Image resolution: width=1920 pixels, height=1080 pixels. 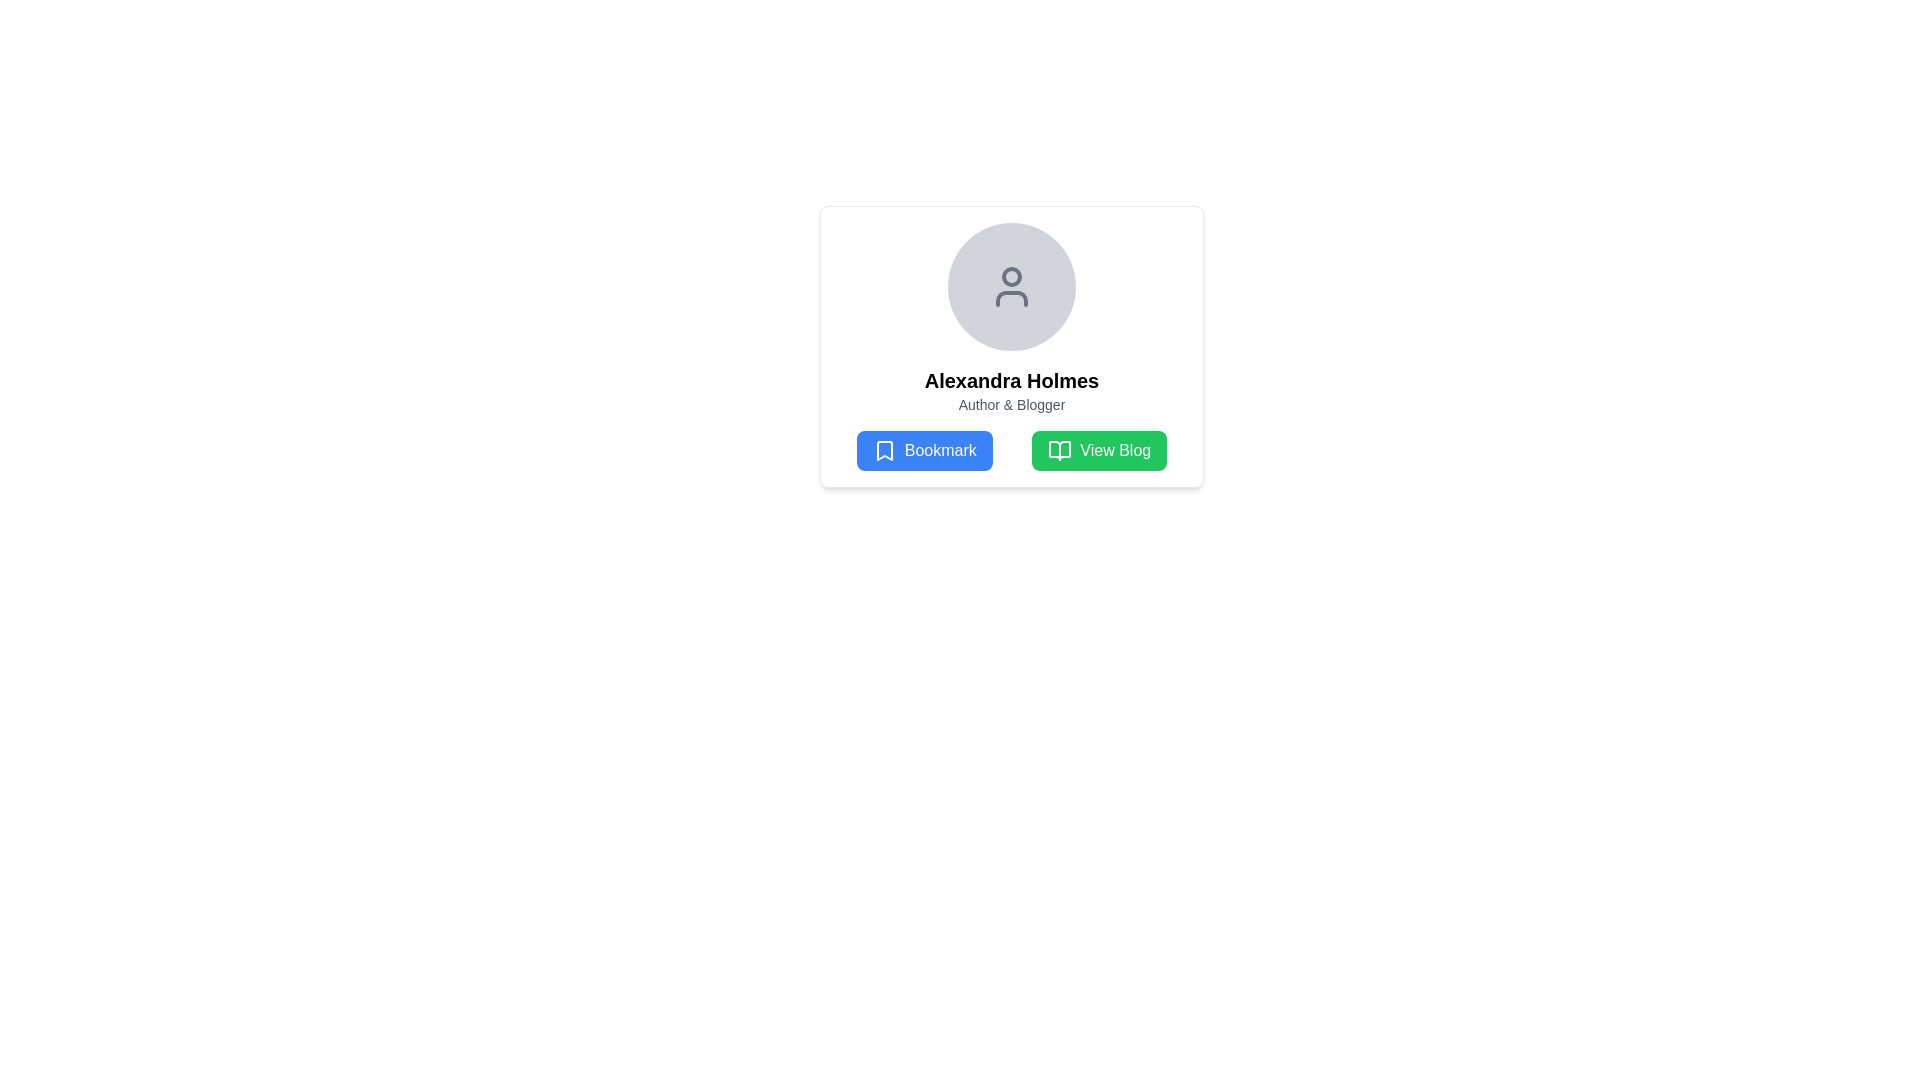 What do you see at coordinates (1012, 299) in the screenshot?
I see `the curved line graphic element representing the base of an avatar or profile icon, styled in muted colors and positioned at the bottom of the user profile structure` at bounding box center [1012, 299].